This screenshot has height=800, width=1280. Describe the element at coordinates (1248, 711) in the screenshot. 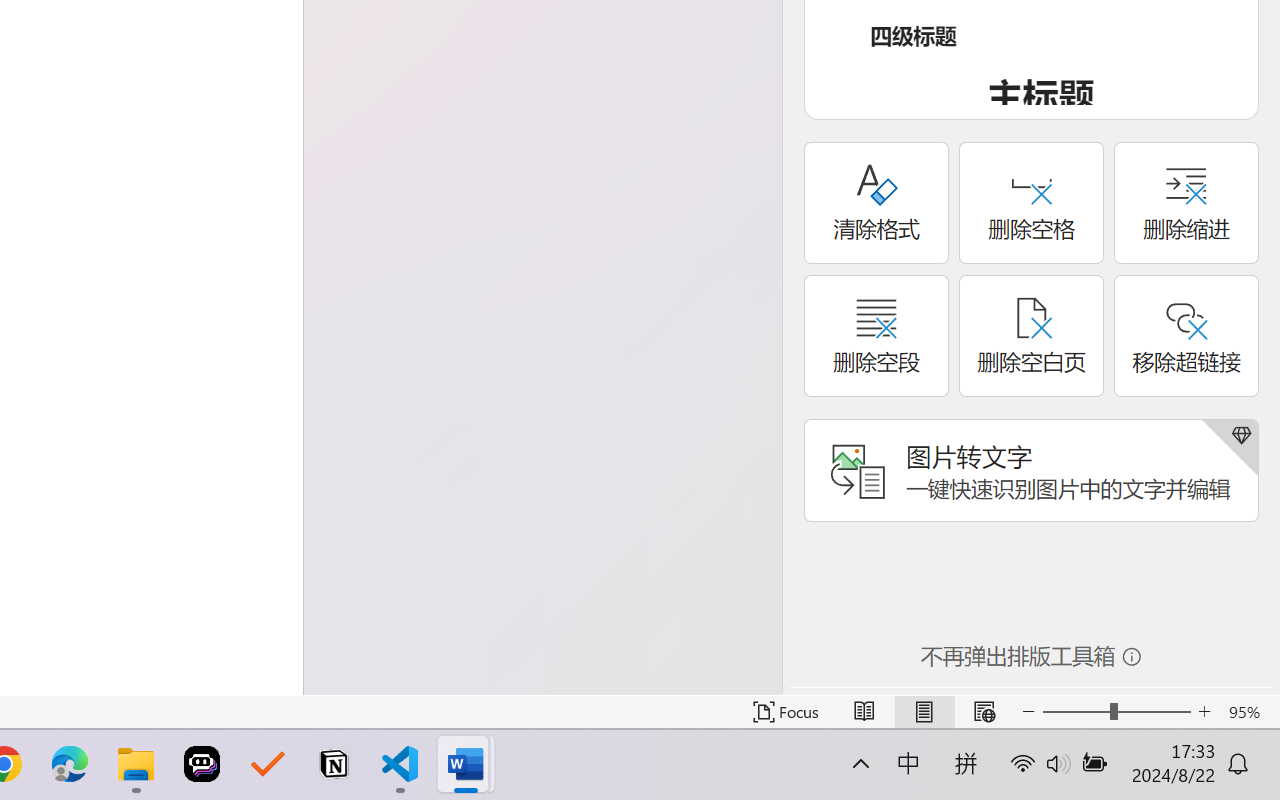

I see `'Zoom 95%'` at that location.